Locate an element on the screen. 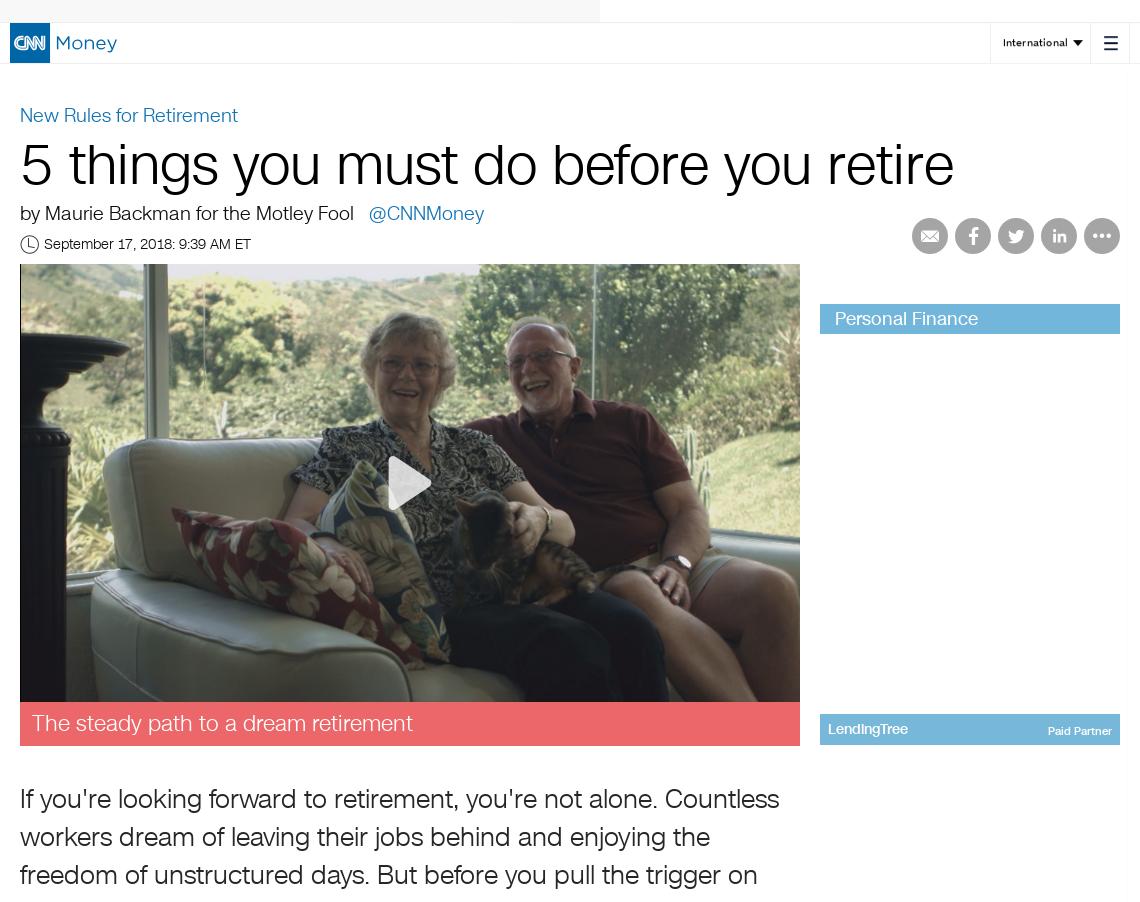  'by Maurie Backman for the Motley Fool' is located at coordinates (189, 212).